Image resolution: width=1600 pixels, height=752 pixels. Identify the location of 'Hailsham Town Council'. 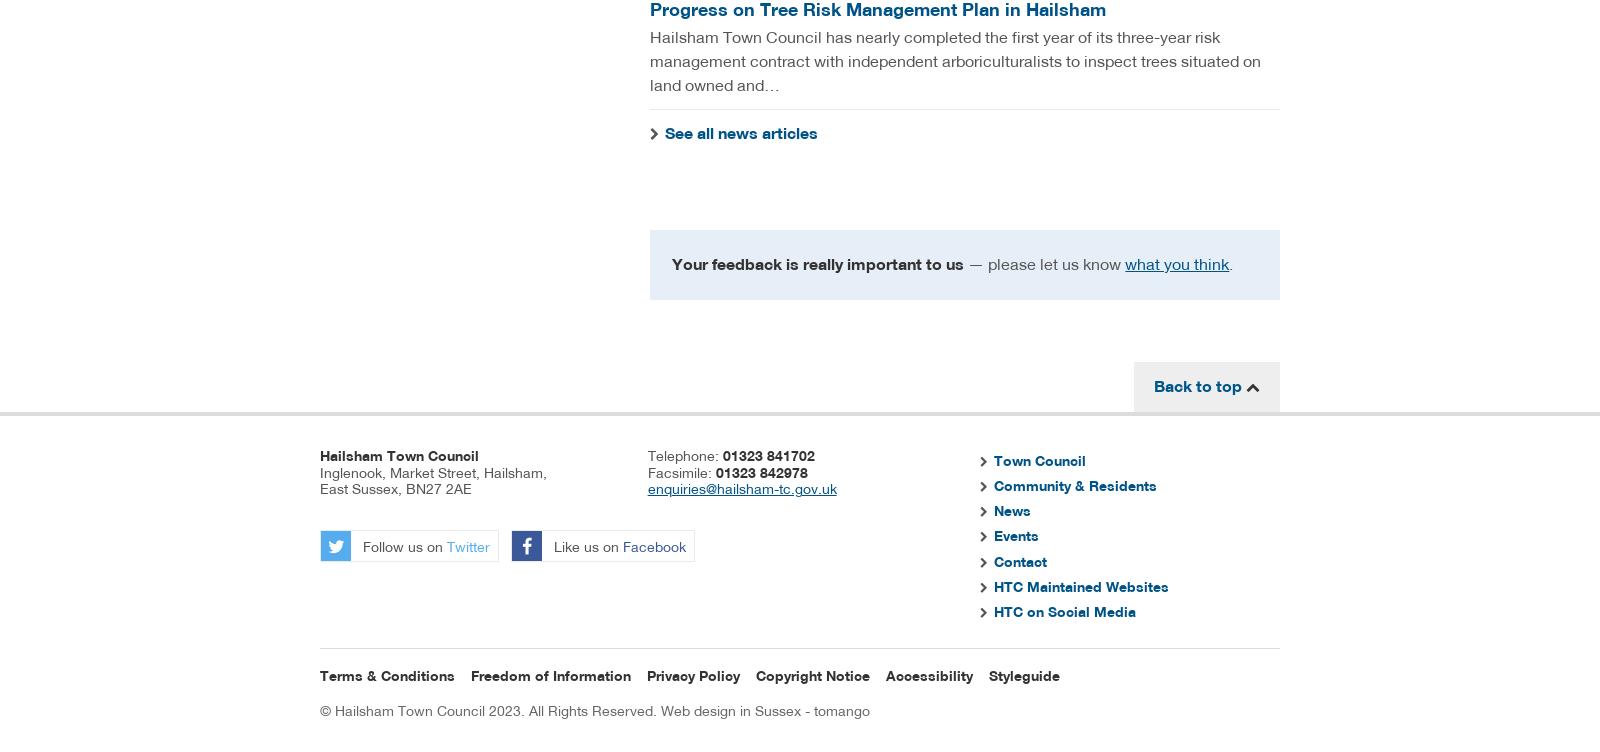
(399, 454).